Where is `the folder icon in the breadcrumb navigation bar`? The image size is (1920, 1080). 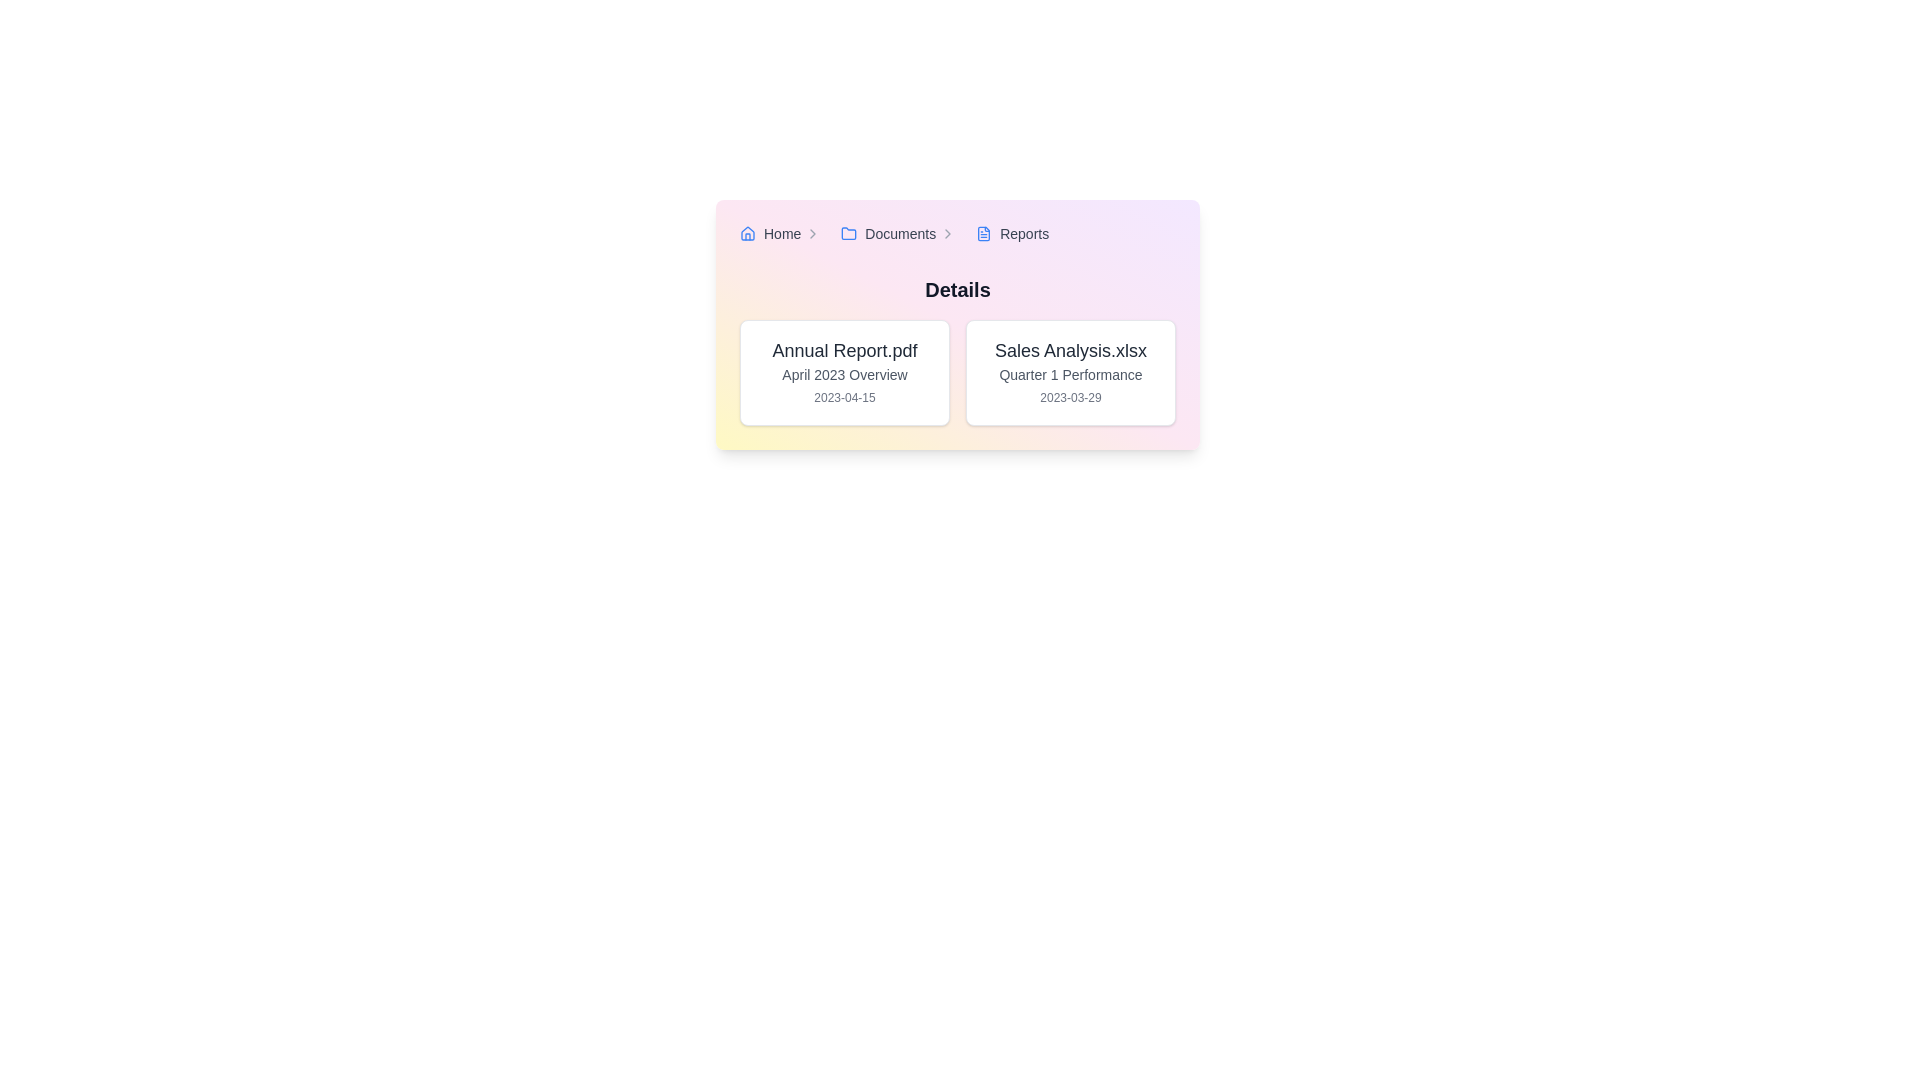 the folder icon in the breadcrumb navigation bar is located at coordinates (849, 232).